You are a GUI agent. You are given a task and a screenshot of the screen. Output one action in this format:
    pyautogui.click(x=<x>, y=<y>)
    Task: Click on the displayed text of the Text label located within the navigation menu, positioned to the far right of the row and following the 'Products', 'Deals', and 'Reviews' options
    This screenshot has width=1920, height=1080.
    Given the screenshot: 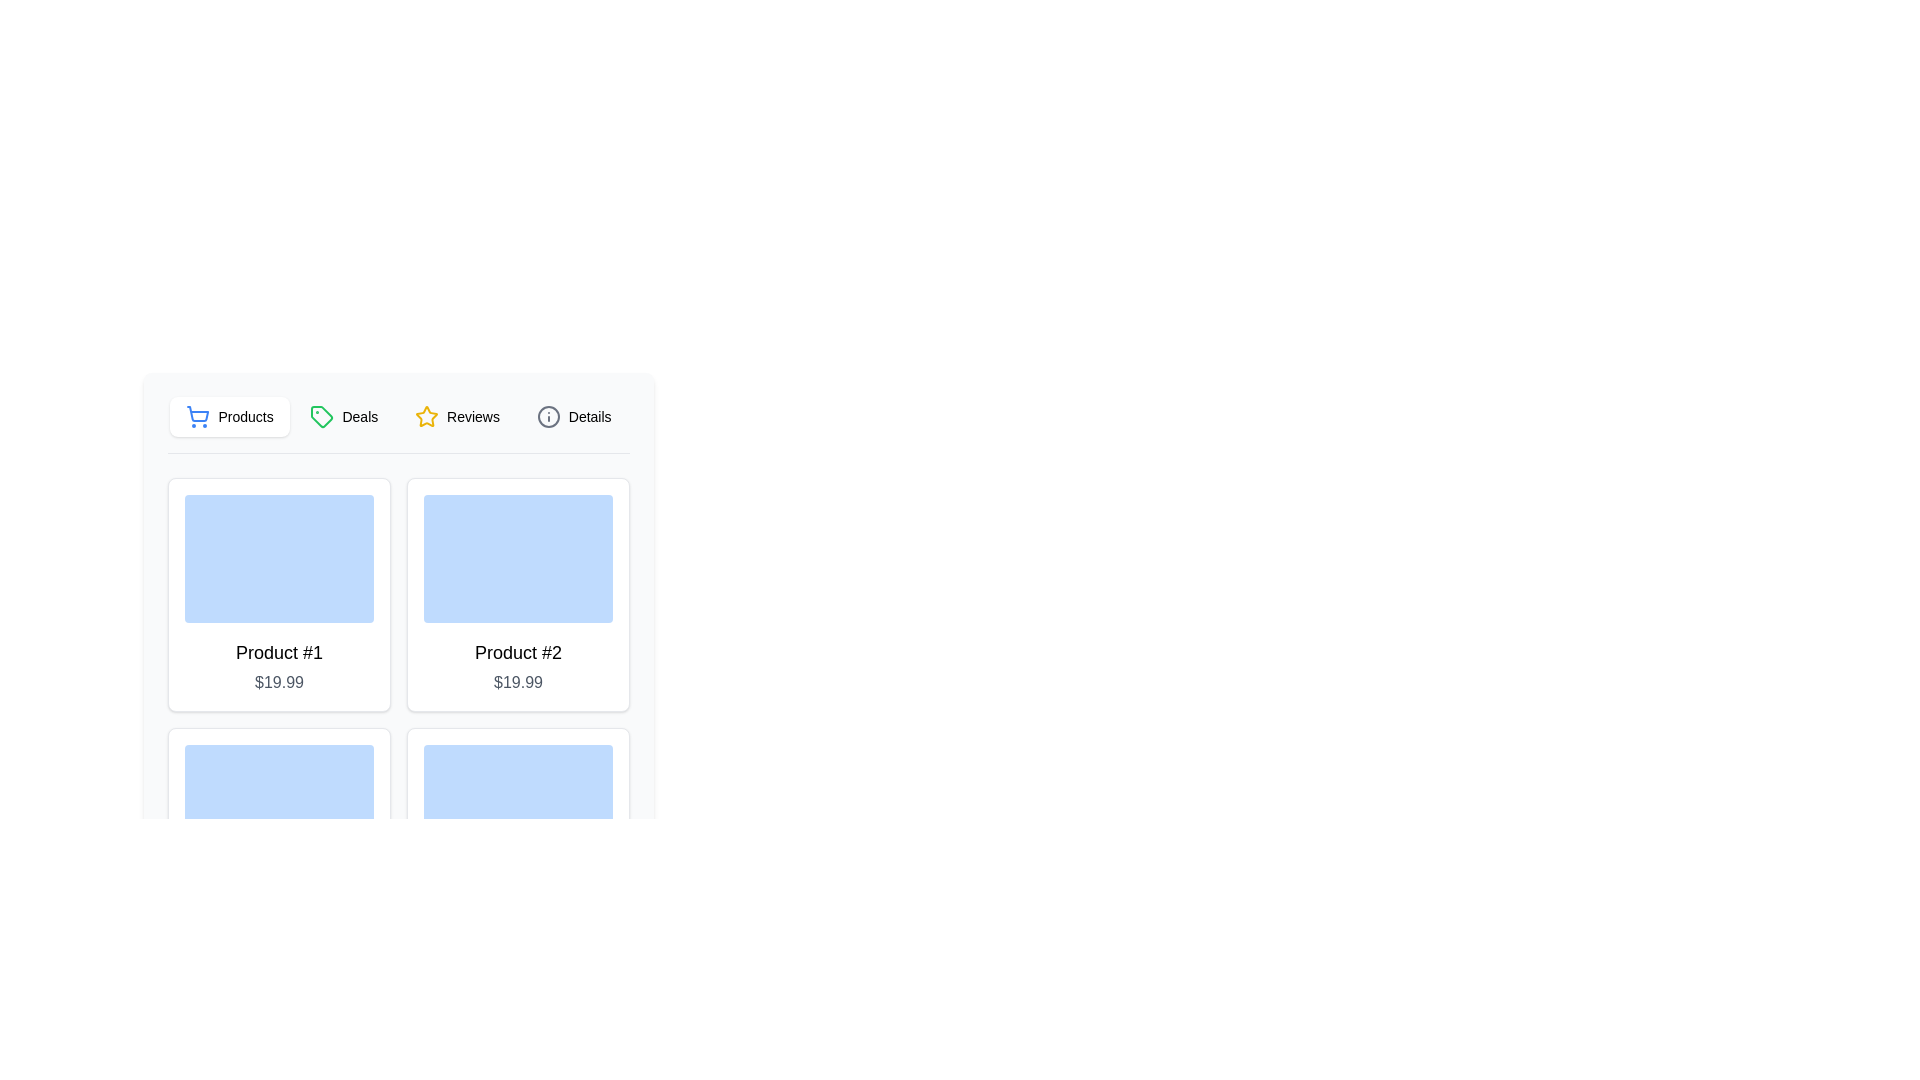 What is the action you would take?
    pyautogui.click(x=589, y=415)
    